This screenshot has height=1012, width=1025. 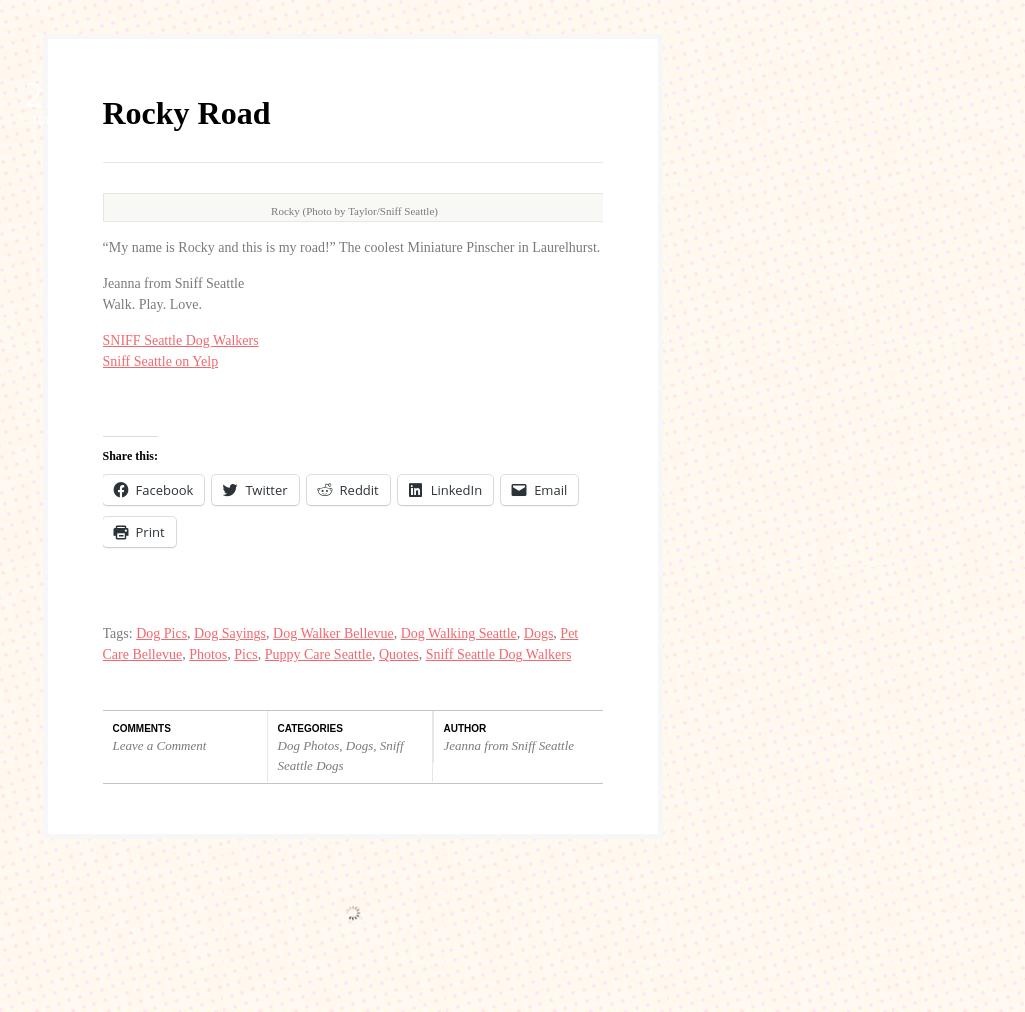 What do you see at coordinates (207, 278) in the screenshot?
I see `'Photos'` at bounding box center [207, 278].